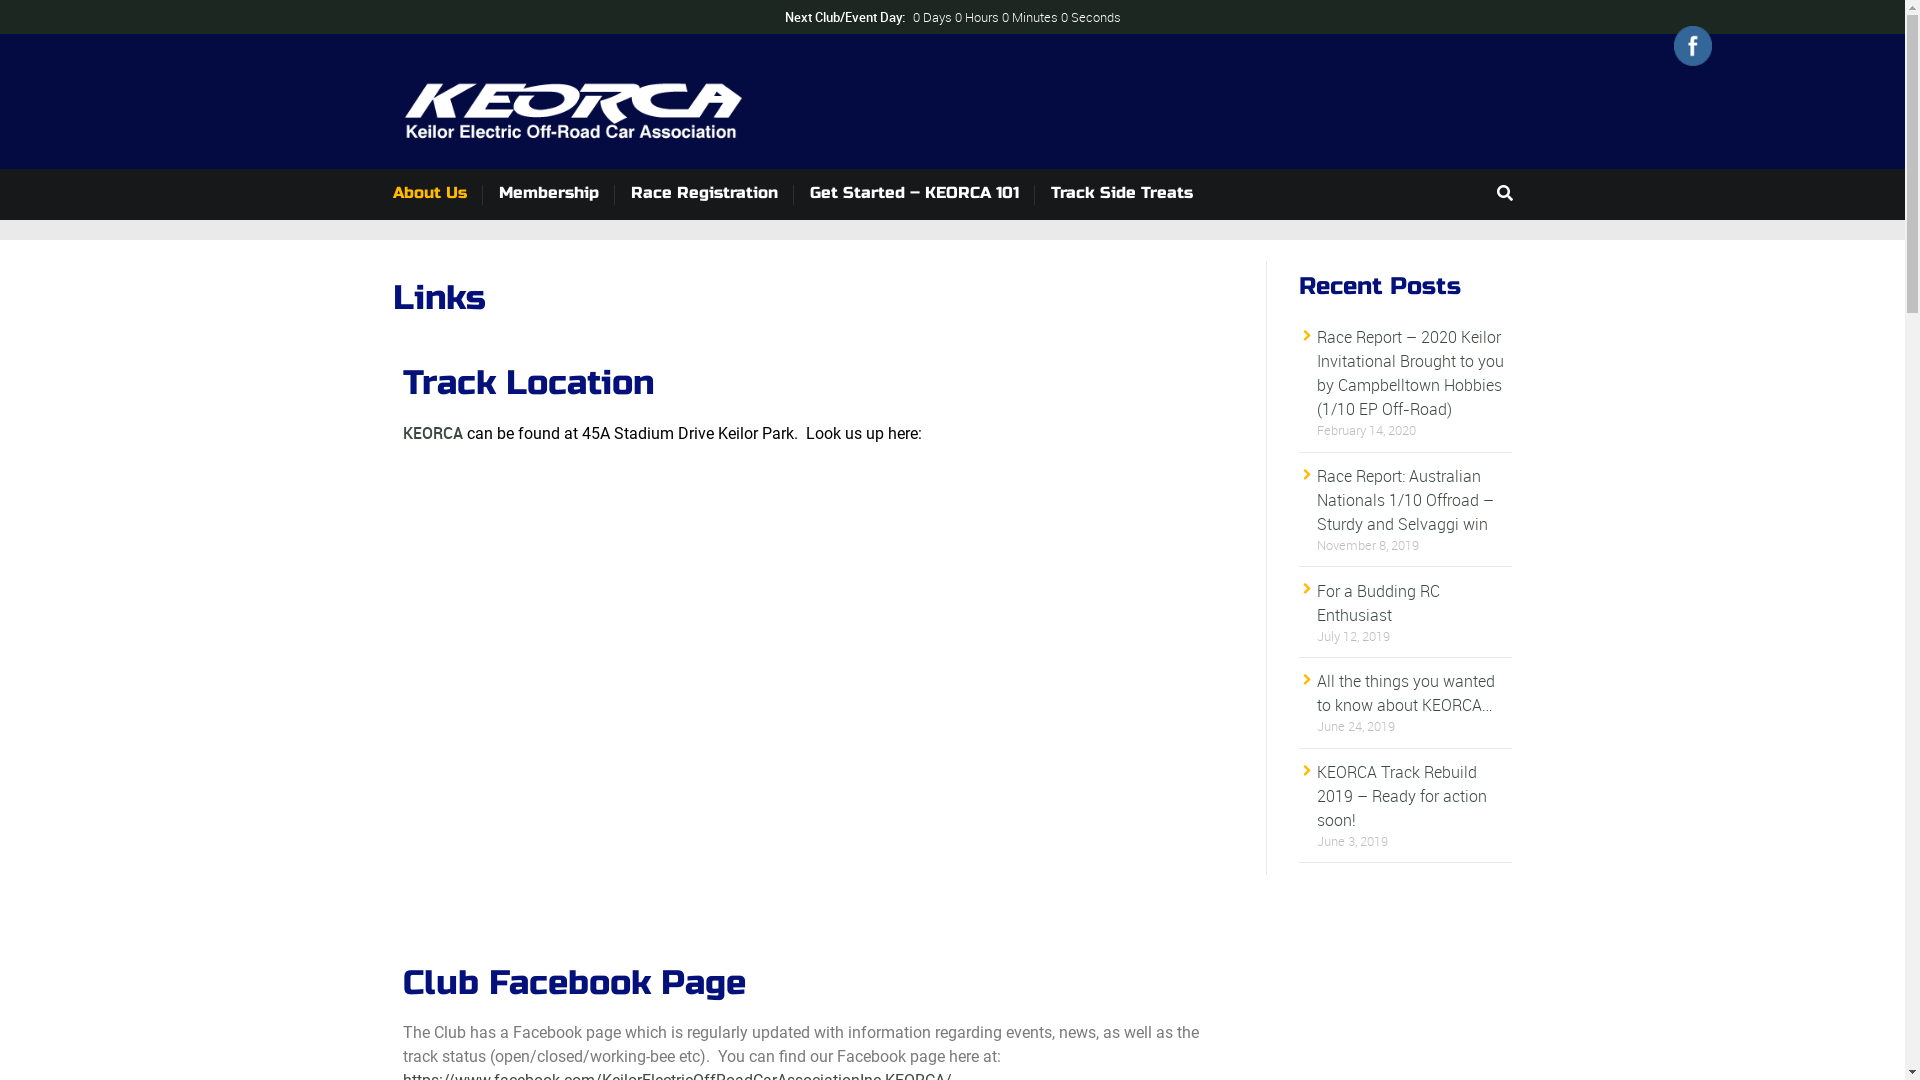  Describe the element at coordinates (556, 194) in the screenshot. I see `'Membership'` at that location.